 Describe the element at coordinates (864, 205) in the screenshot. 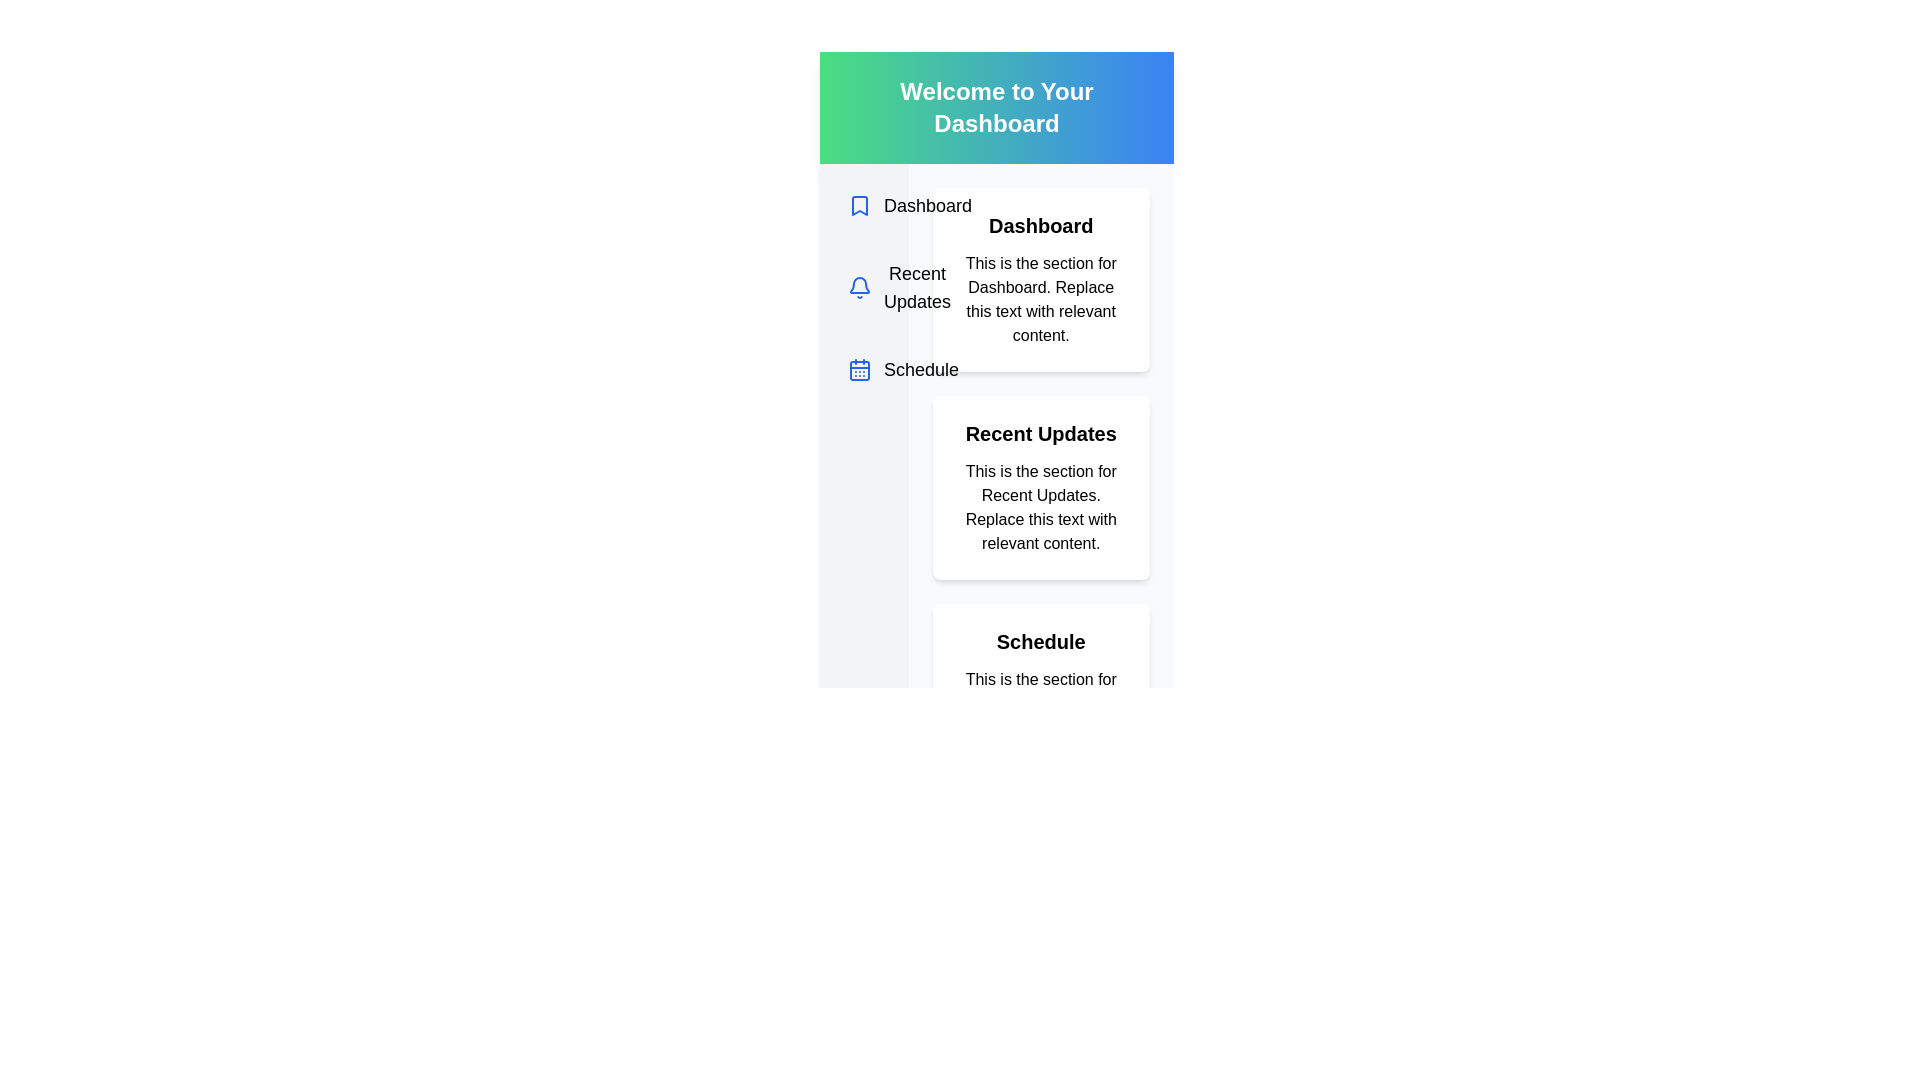

I see `the 'Dashboard' icon located in the vertical navigation menu, which is the first item and aligned to the left of the 'Dashboard' label` at that location.